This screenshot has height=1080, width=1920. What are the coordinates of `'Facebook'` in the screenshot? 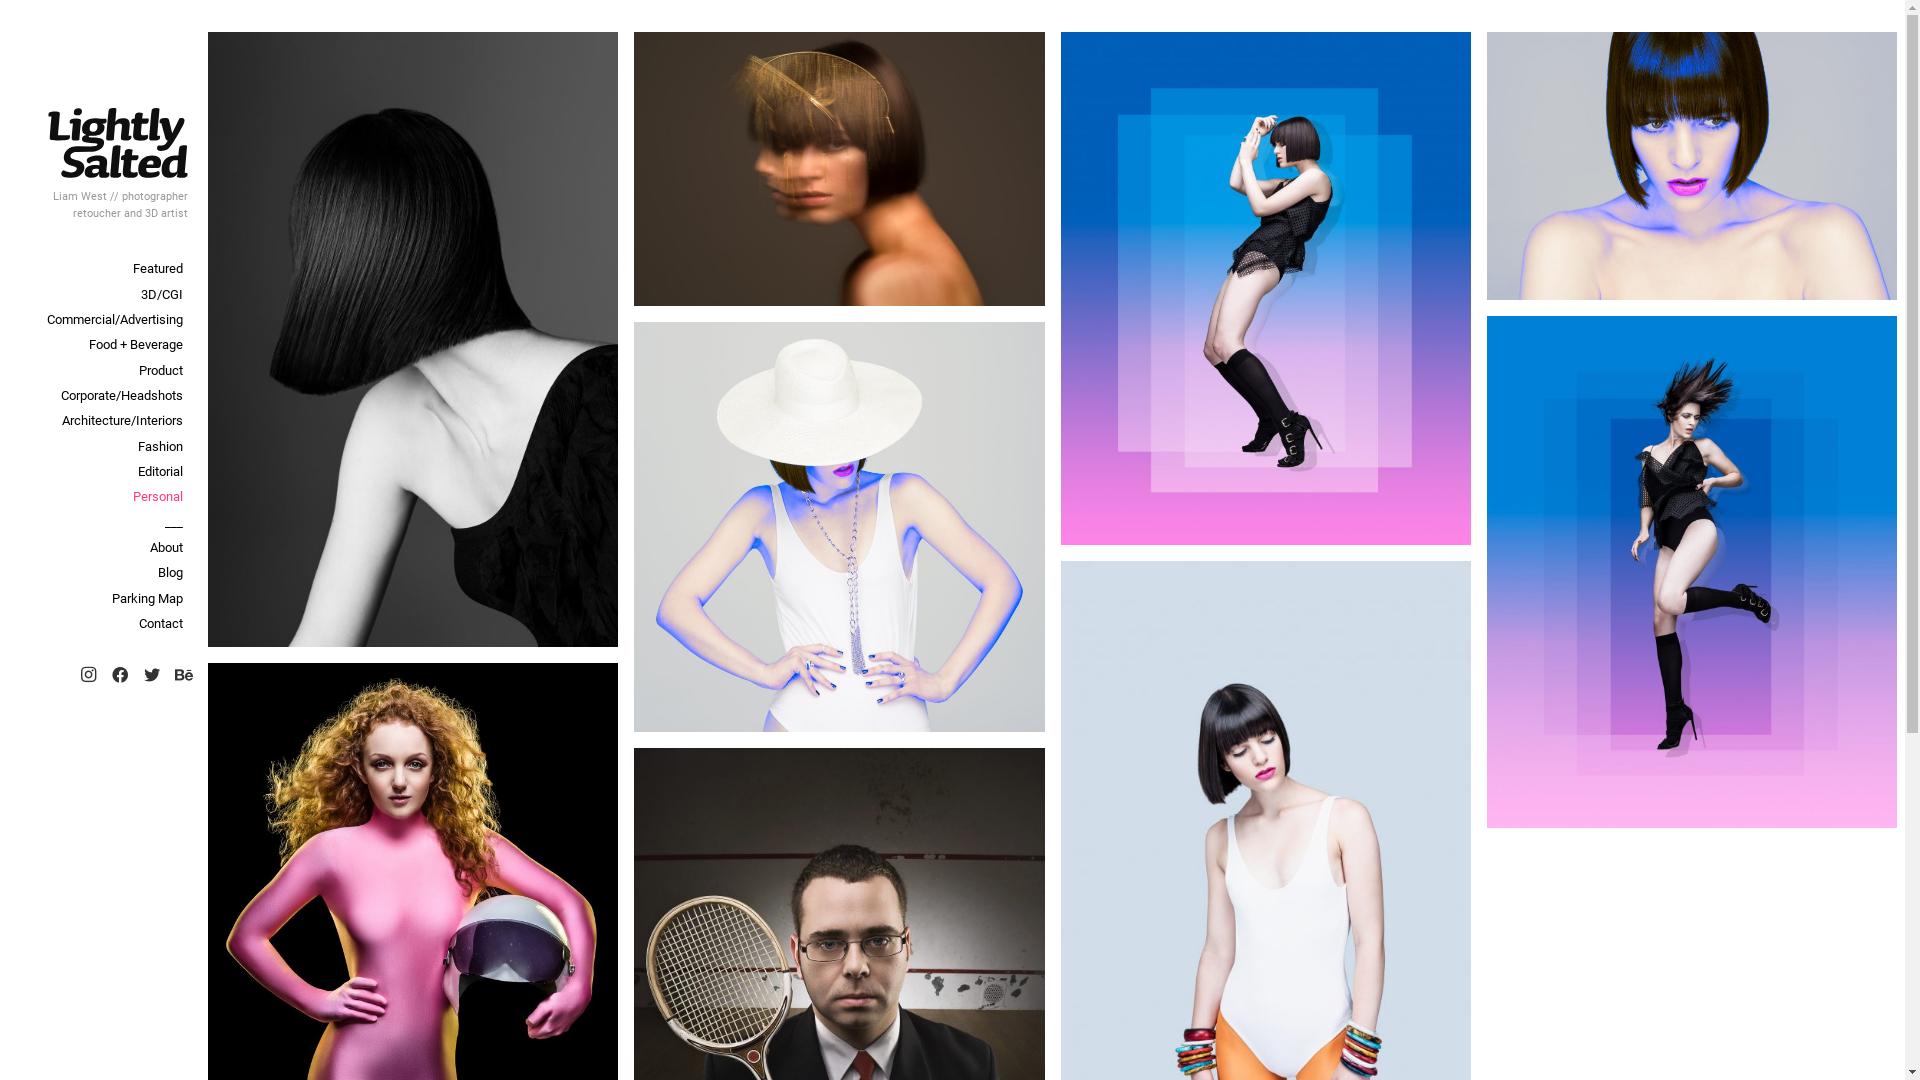 It's located at (119, 675).